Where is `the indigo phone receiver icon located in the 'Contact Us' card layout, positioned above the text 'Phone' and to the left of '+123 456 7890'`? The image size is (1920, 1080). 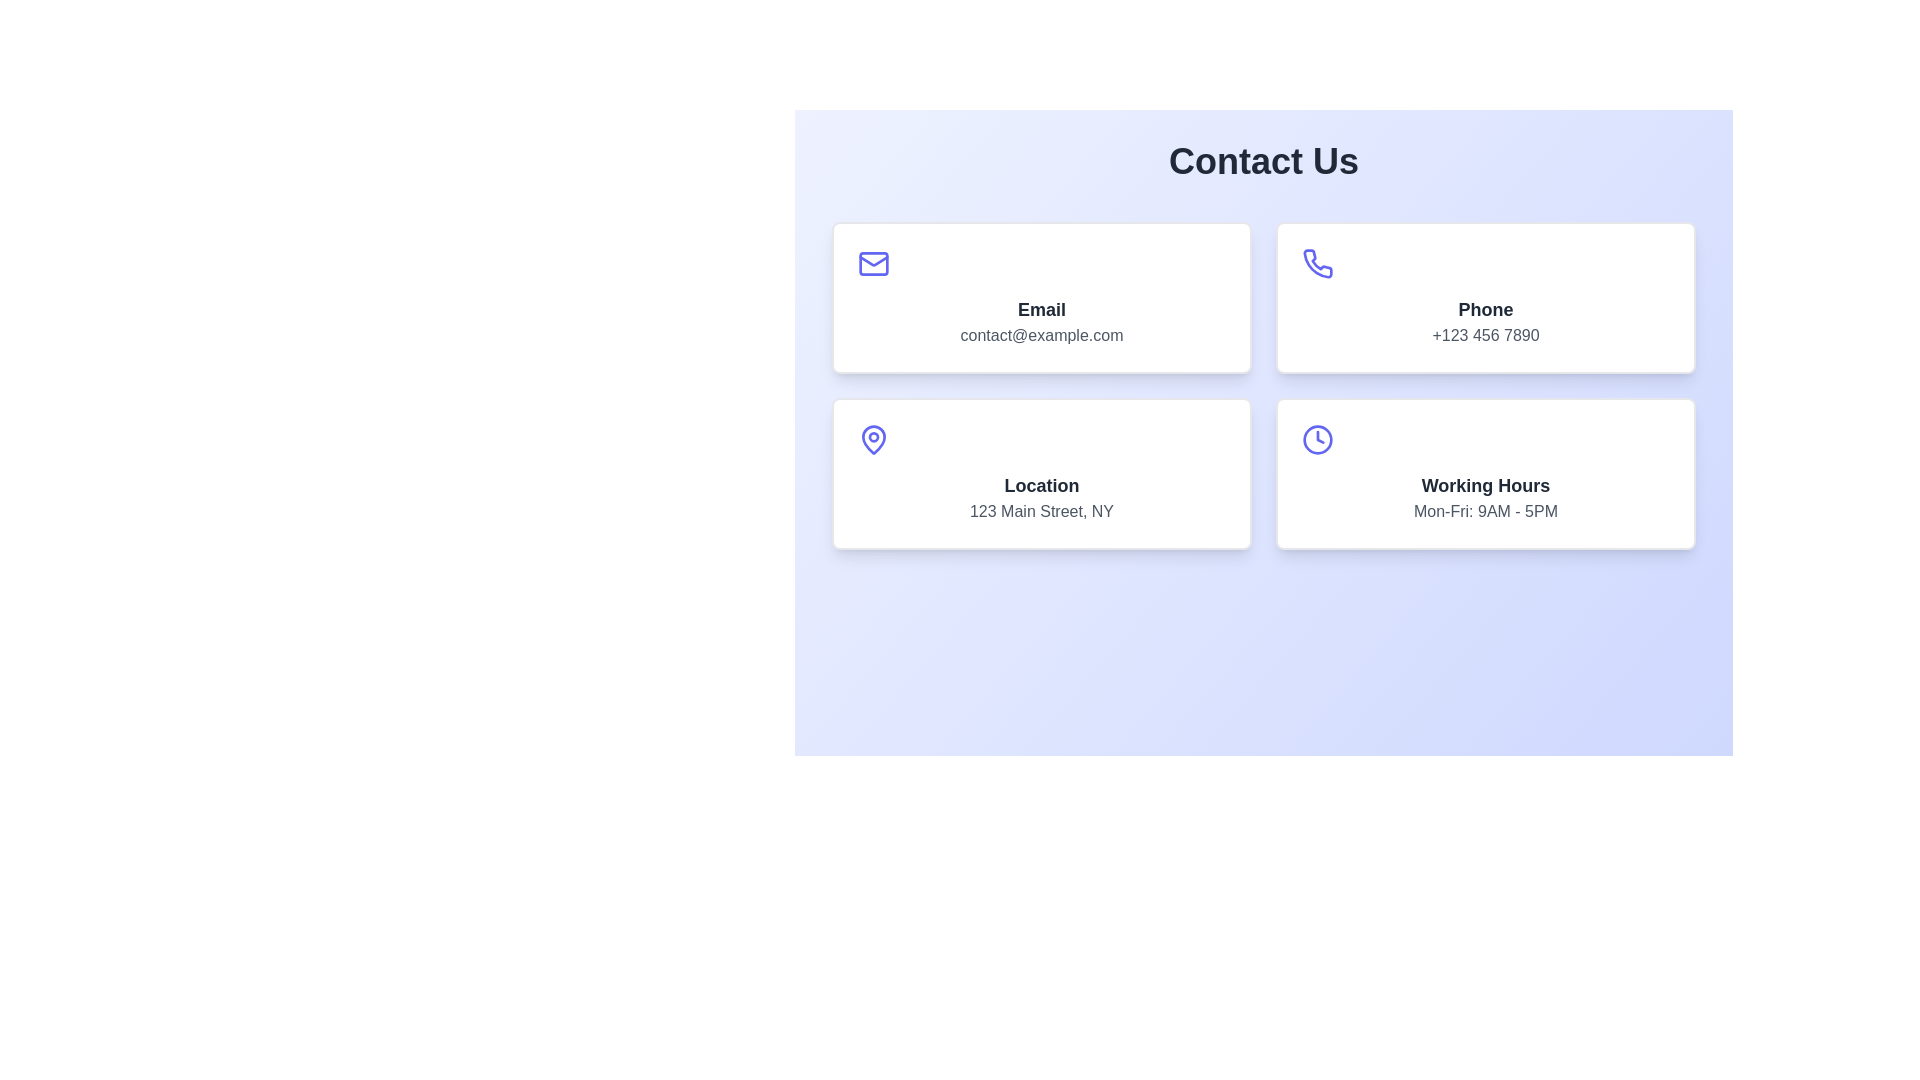 the indigo phone receiver icon located in the 'Contact Us' card layout, positioned above the text 'Phone' and to the left of '+123 456 7890' is located at coordinates (1318, 262).